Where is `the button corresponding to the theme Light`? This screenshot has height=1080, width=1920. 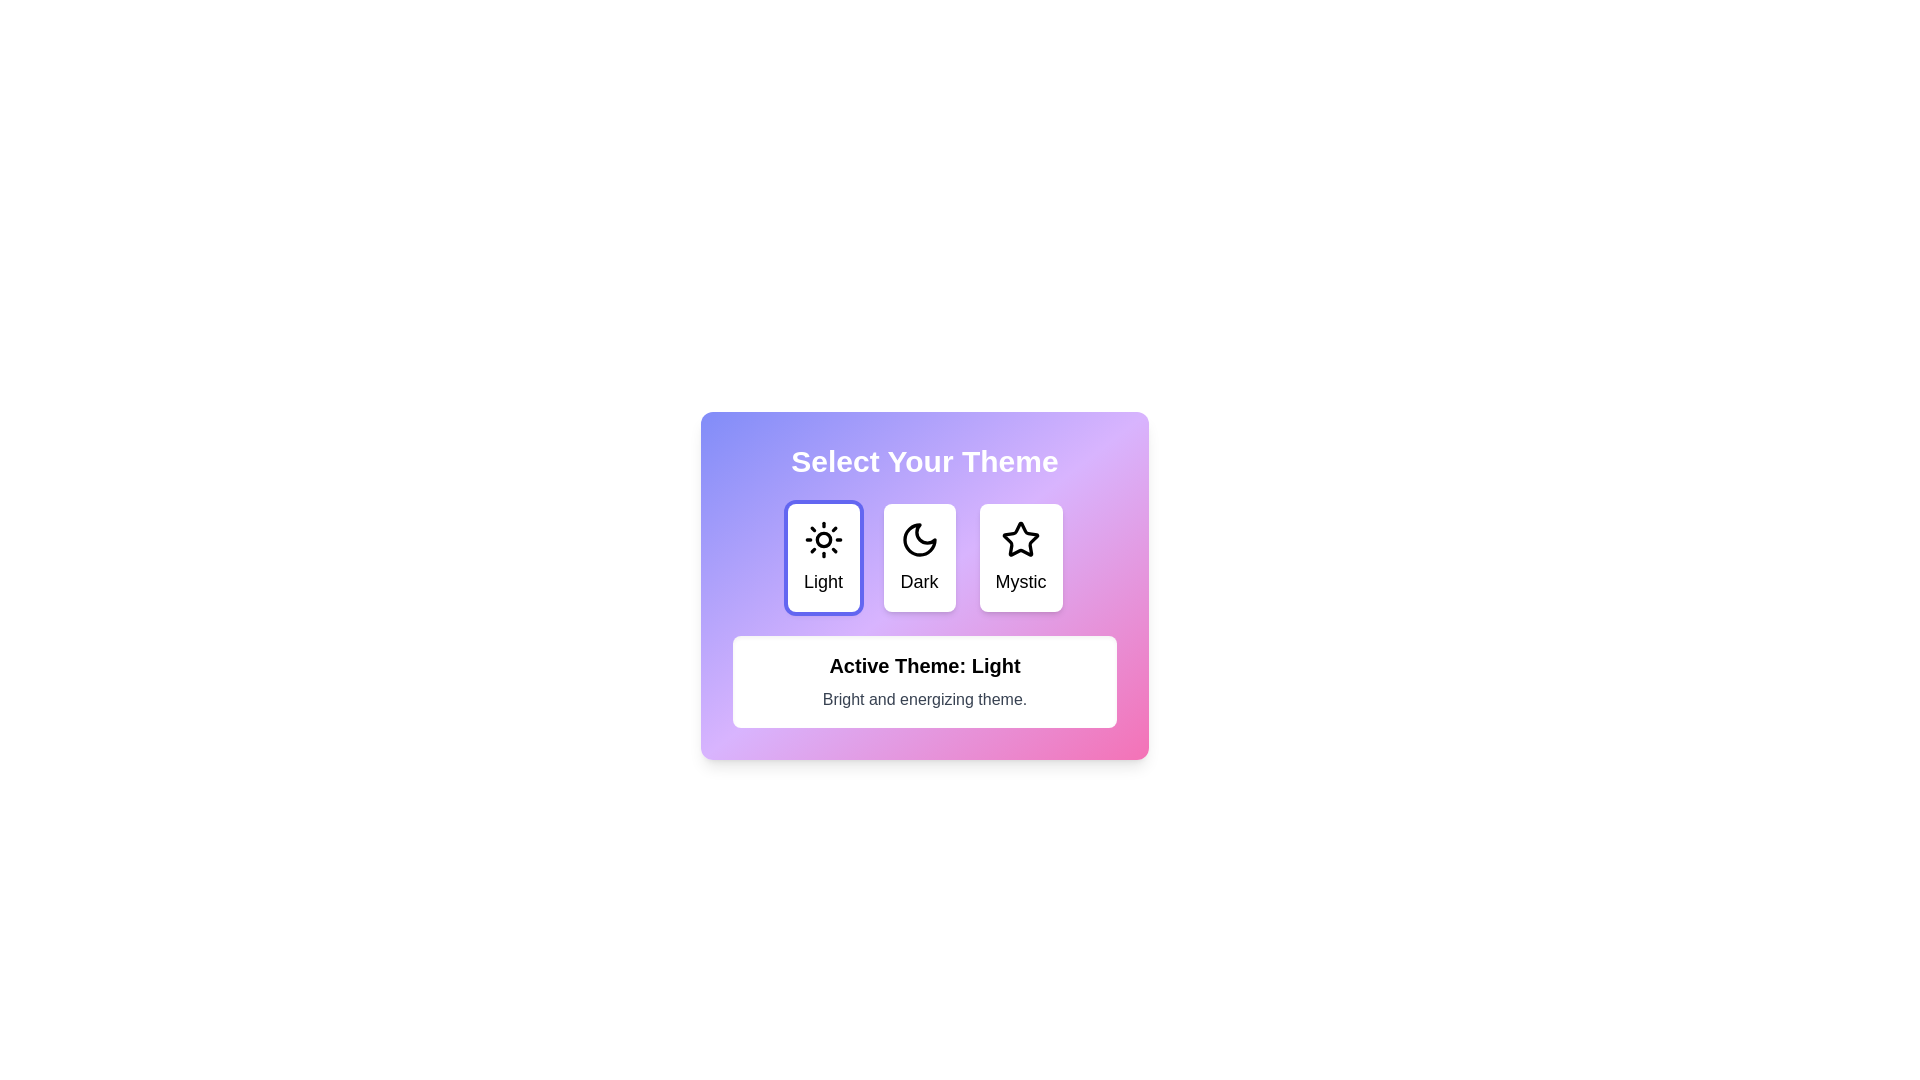
the button corresponding to the theme Light is located at coordinates (823, 558).